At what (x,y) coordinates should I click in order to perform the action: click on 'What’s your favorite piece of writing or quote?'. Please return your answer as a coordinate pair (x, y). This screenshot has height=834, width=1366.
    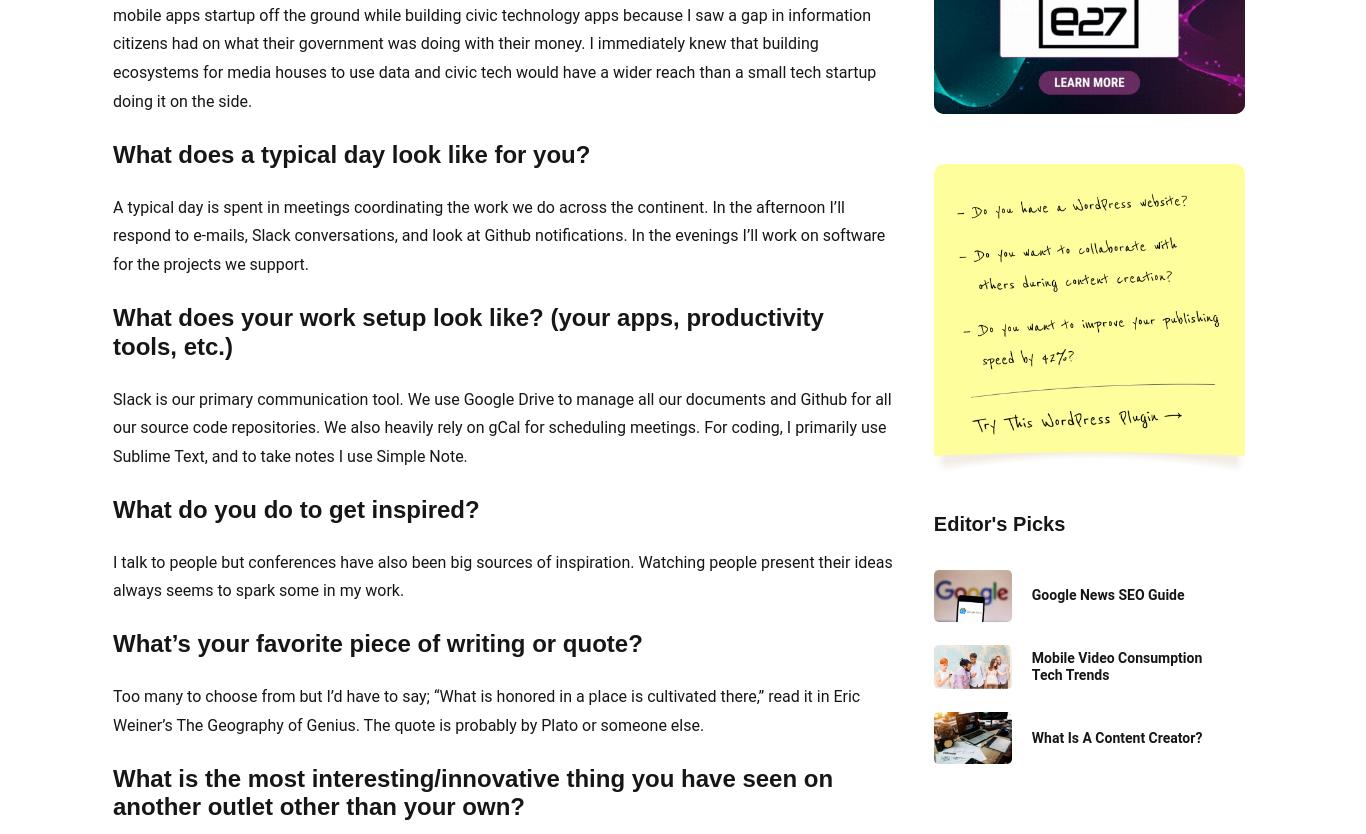
    Looking at the image, I should click on (376, 642).